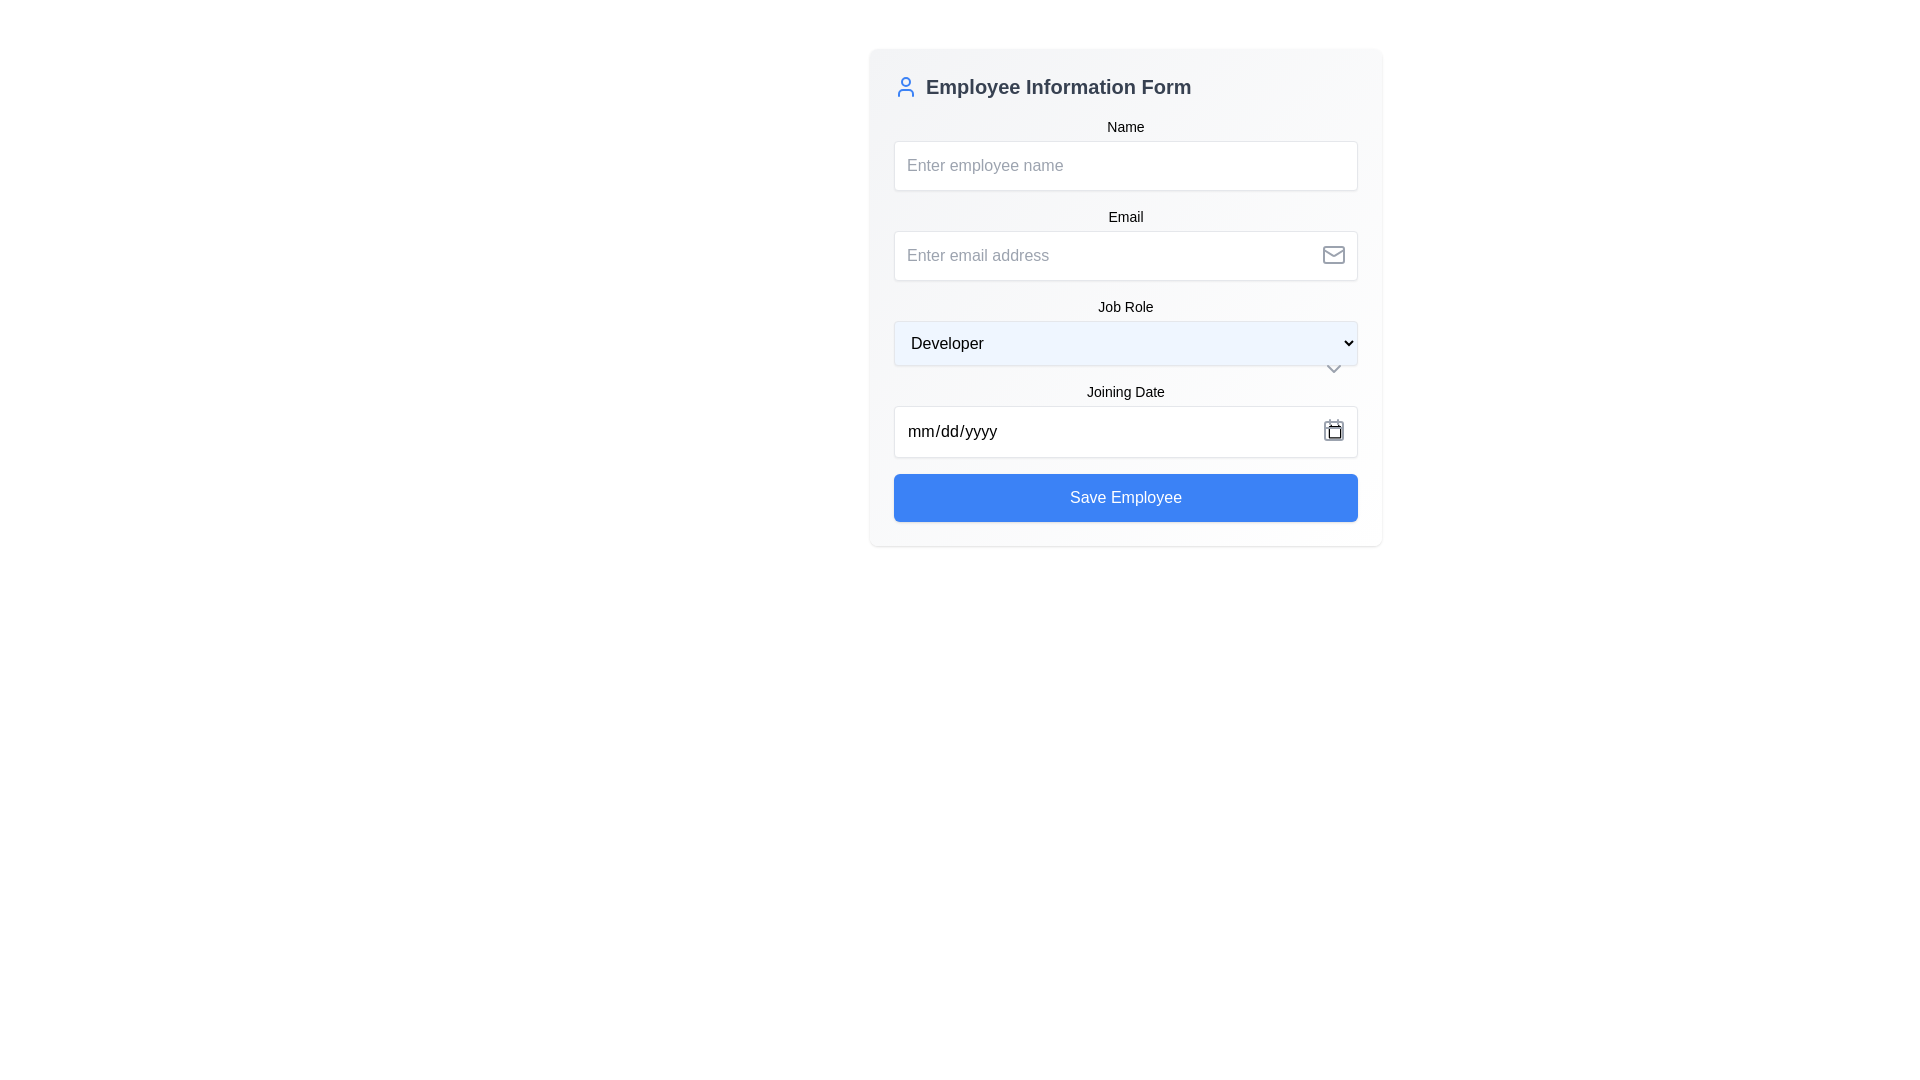  I want to click on the Decorative Icon, which is a minimalist light gray envelope icon located to the right of the email input field, so click(1334, 253).